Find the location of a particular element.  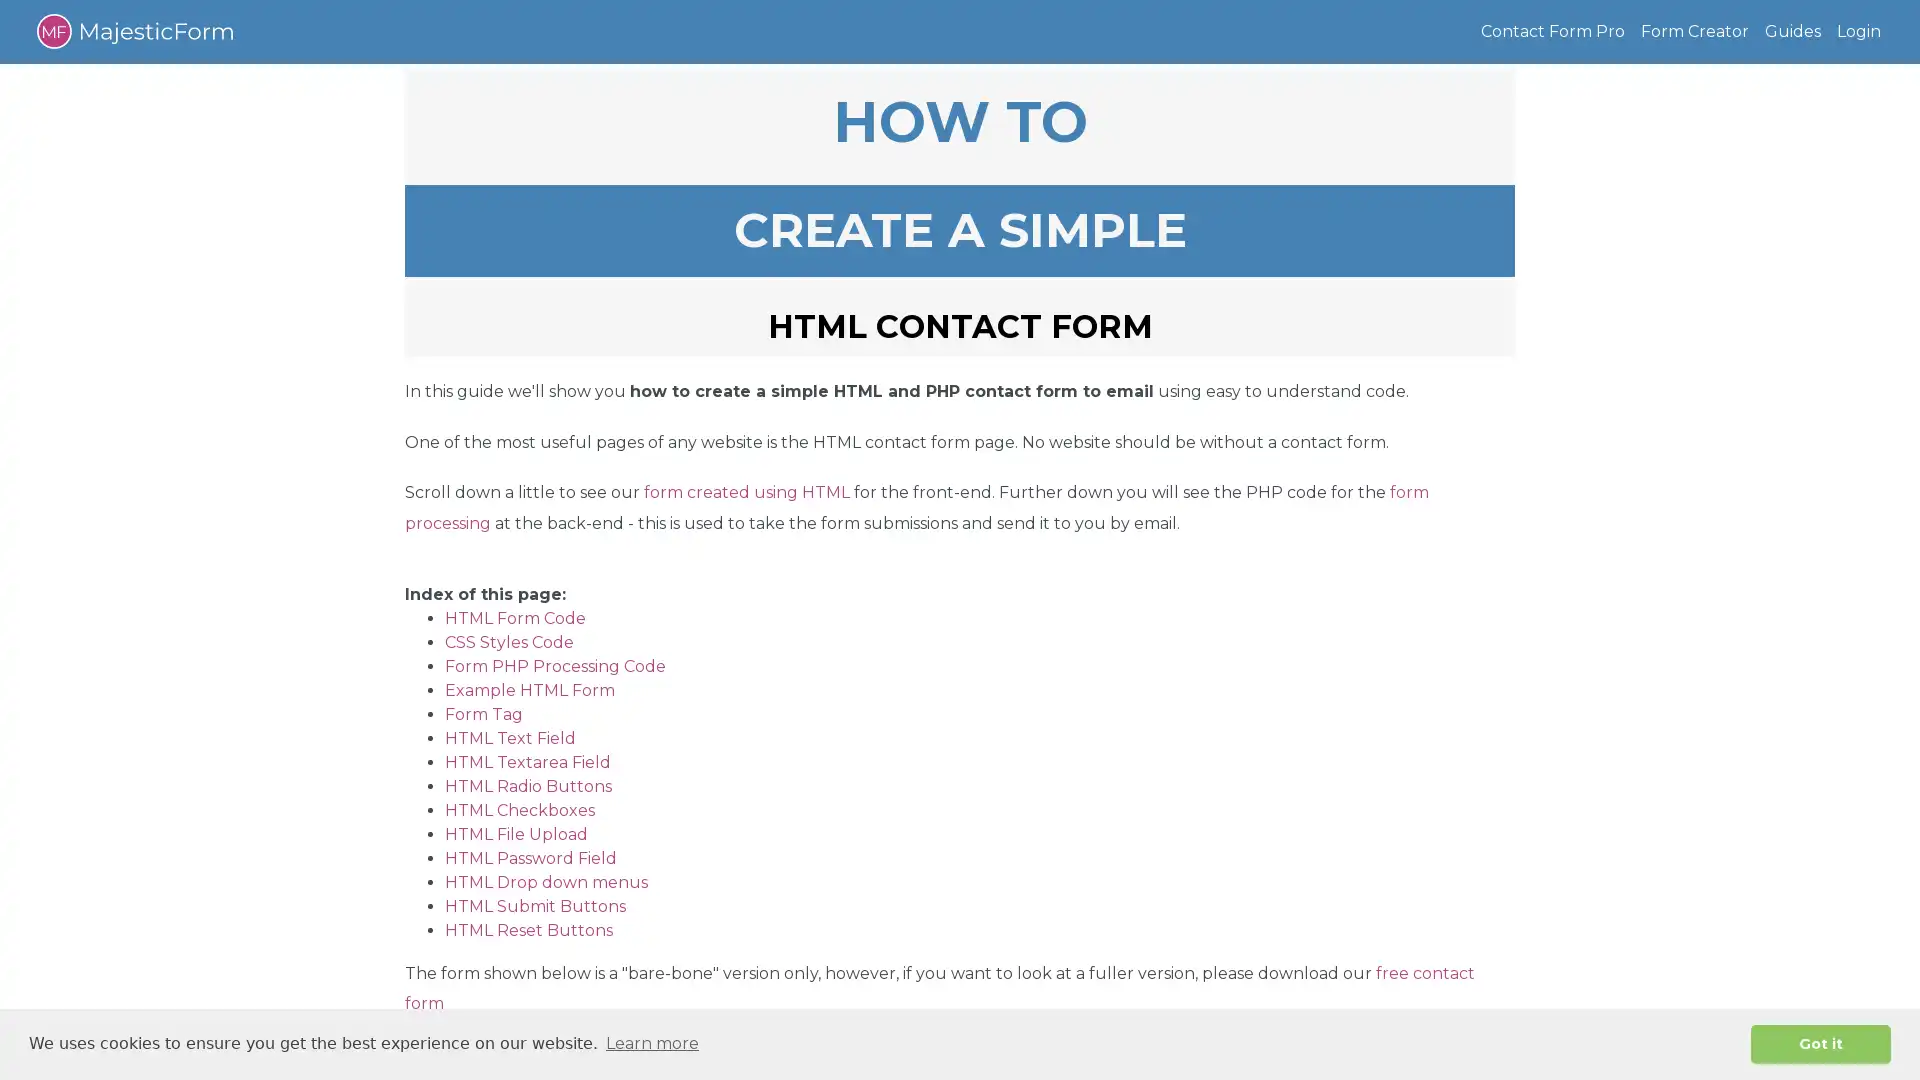

dismiss cookie message is located at coordinates (1820, 1043).